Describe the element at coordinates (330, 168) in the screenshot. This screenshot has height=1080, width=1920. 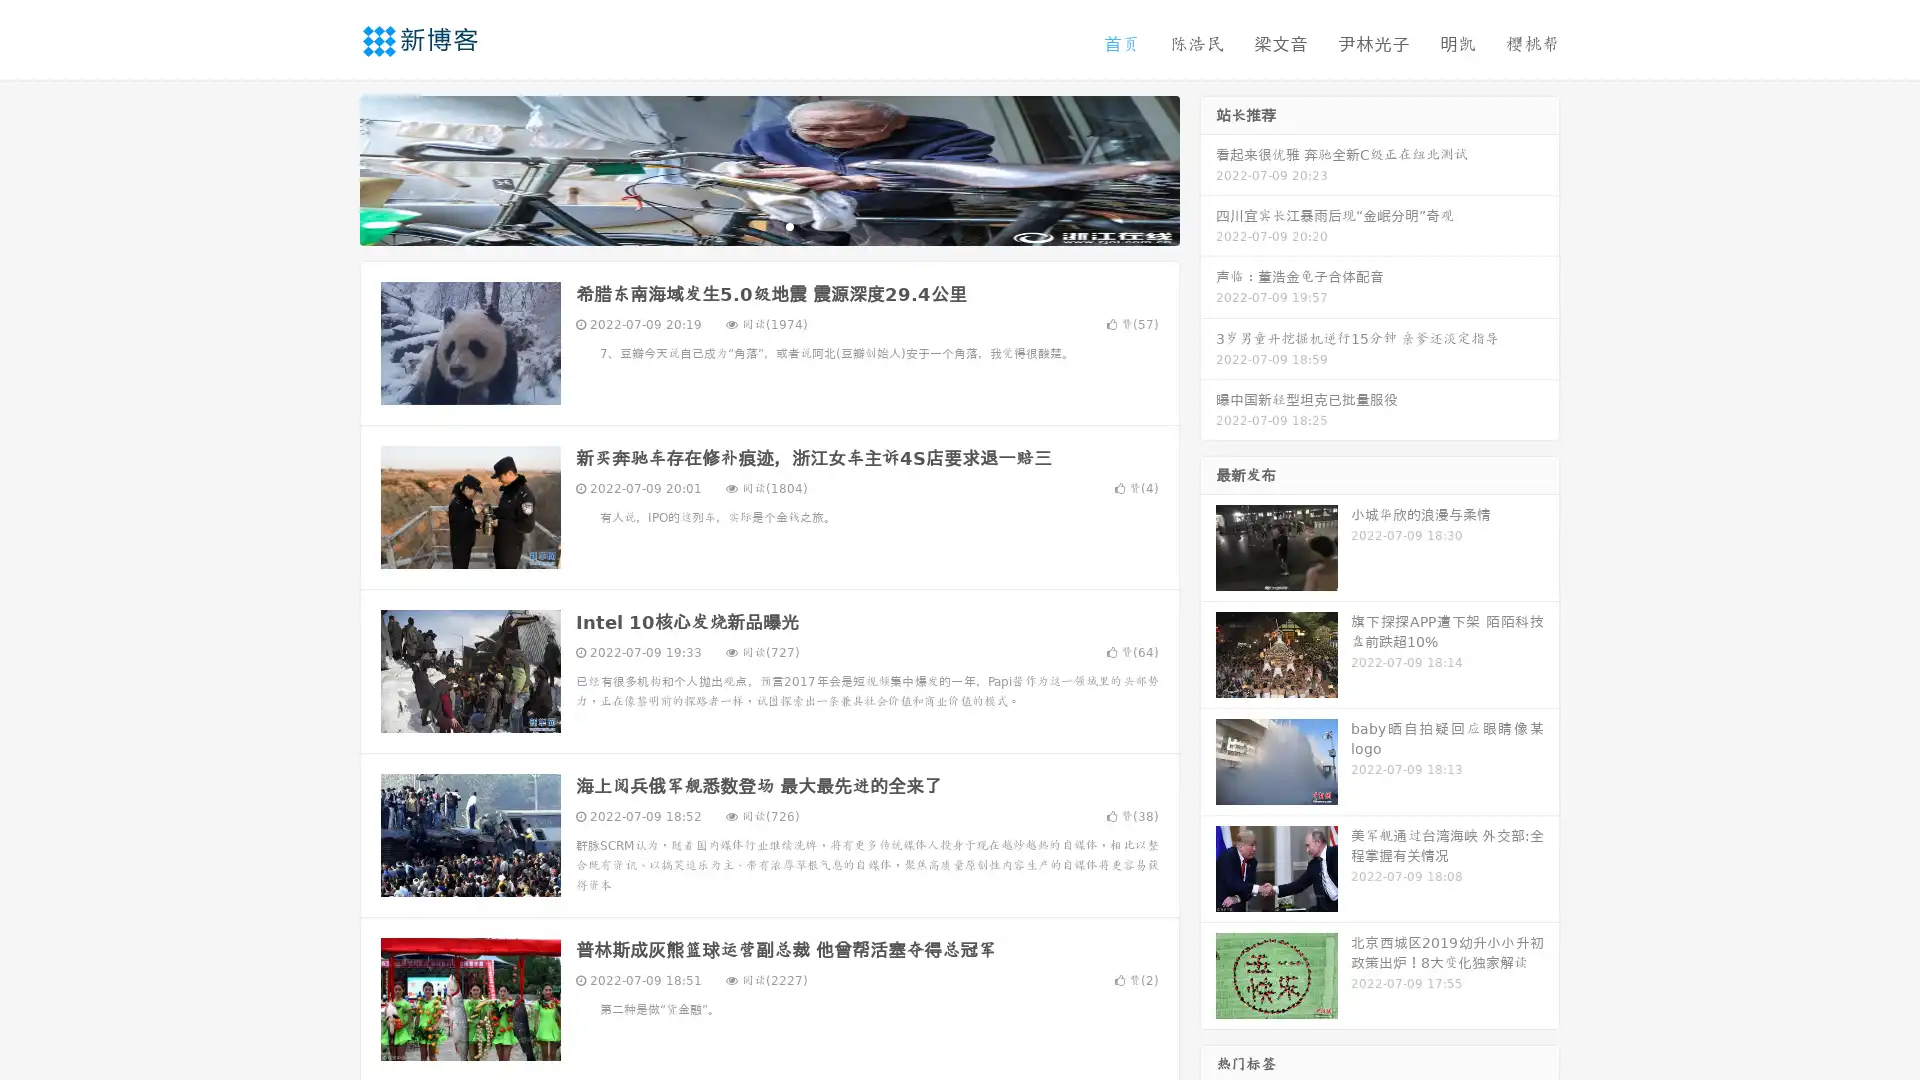
I see `Previous slide` at that location.